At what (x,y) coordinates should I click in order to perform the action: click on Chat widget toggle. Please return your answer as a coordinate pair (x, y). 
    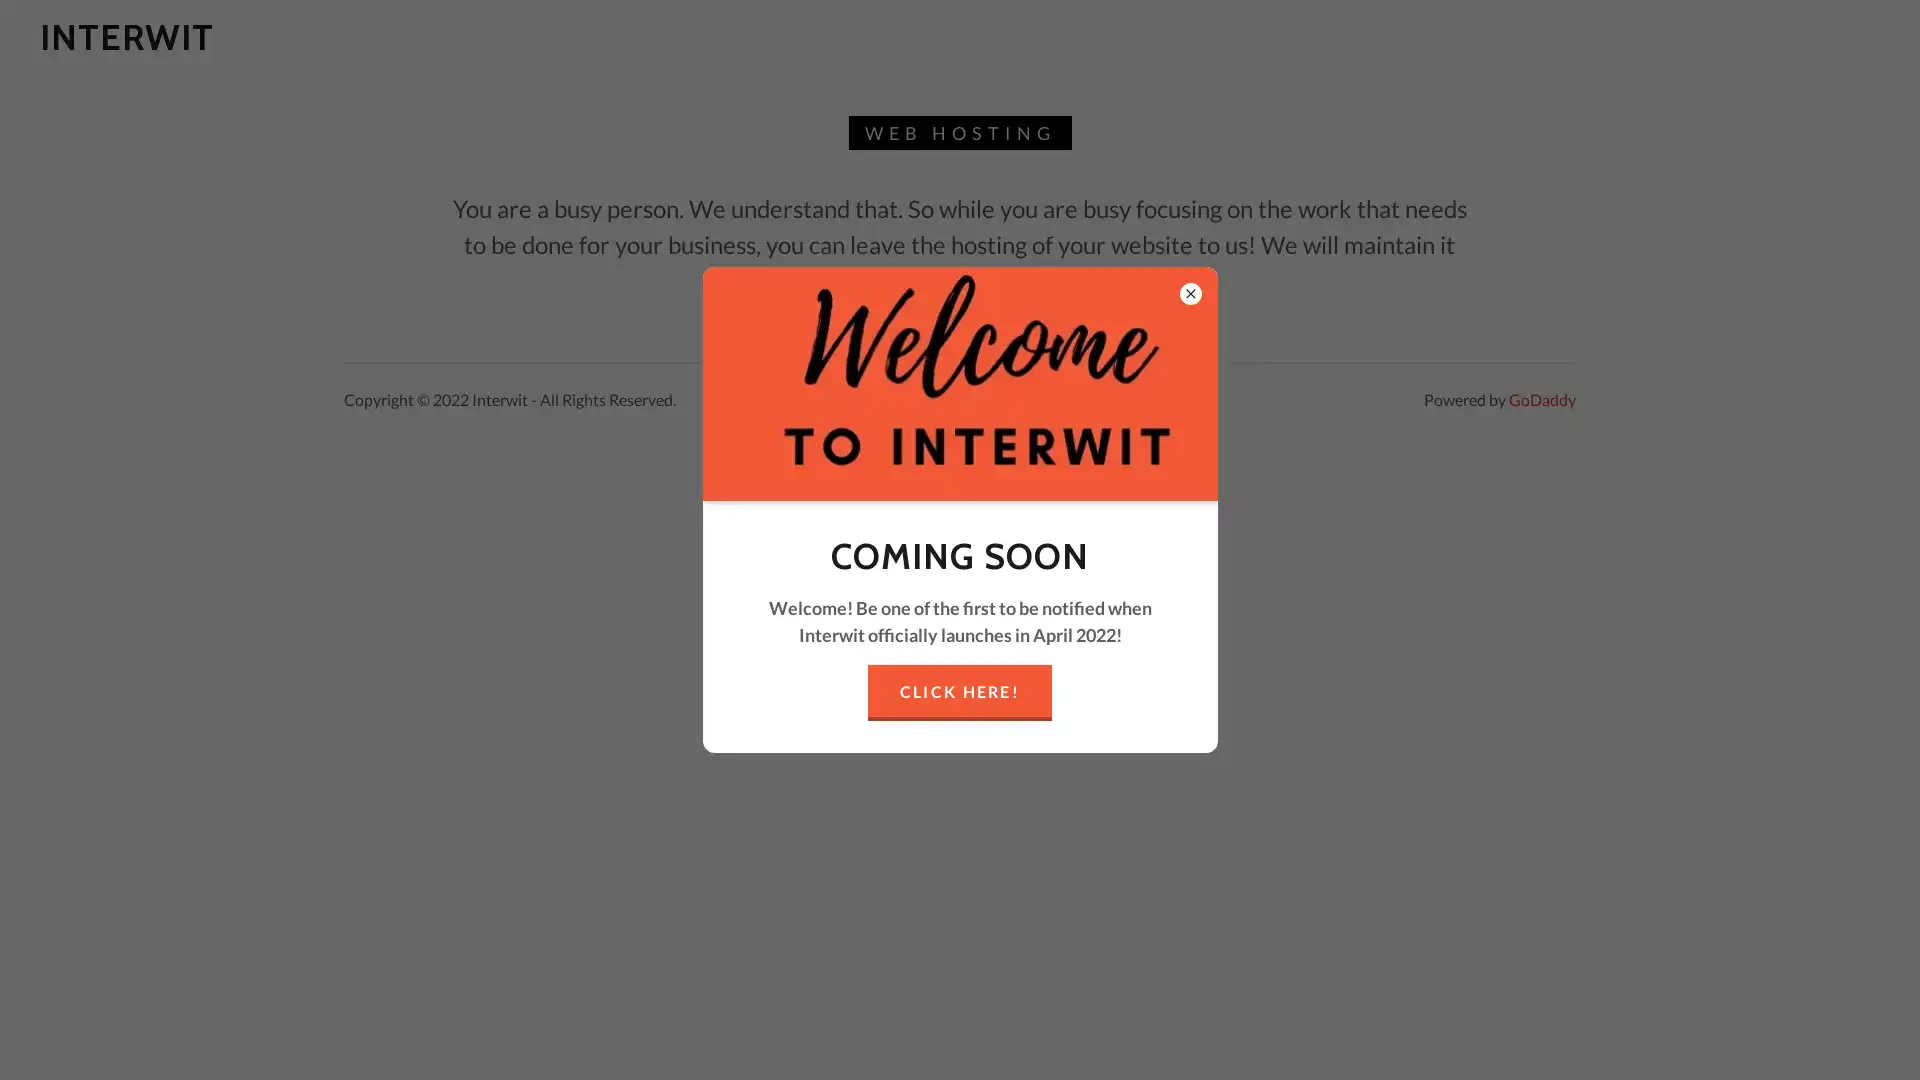
    Looking at the image, I should click on (1867, 1029).